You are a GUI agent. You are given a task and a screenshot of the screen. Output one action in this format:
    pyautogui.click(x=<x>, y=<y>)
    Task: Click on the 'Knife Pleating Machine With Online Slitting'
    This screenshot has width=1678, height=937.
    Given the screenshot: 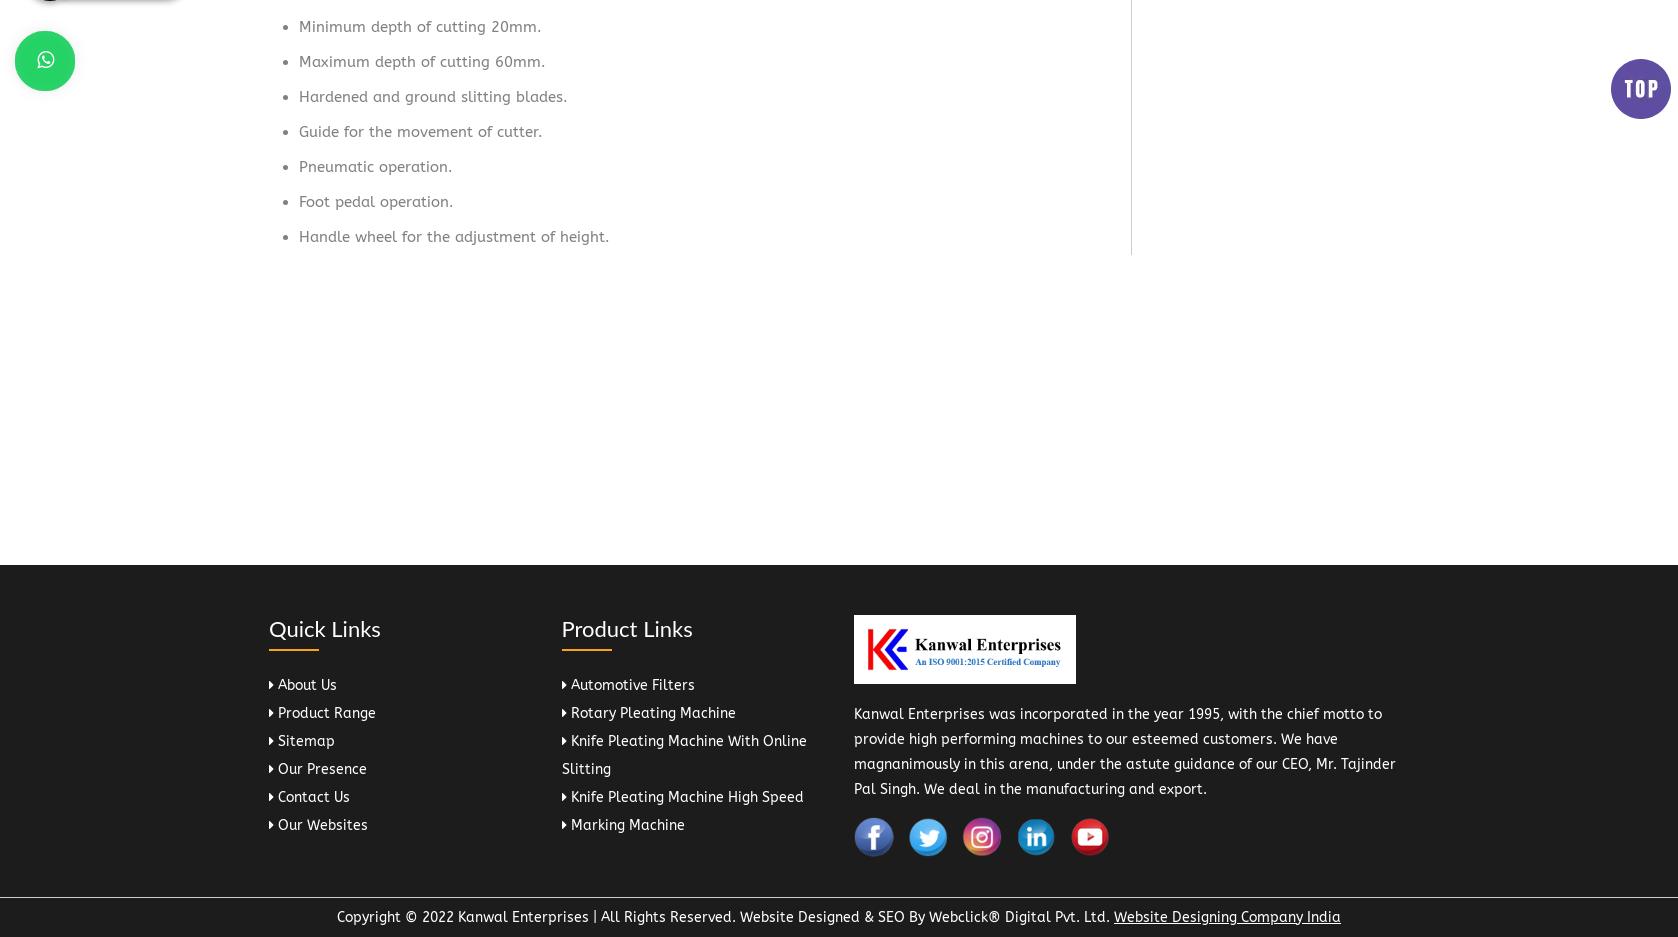 What is the action you would take?
    pyautogui.click(x=559, y=753)
    